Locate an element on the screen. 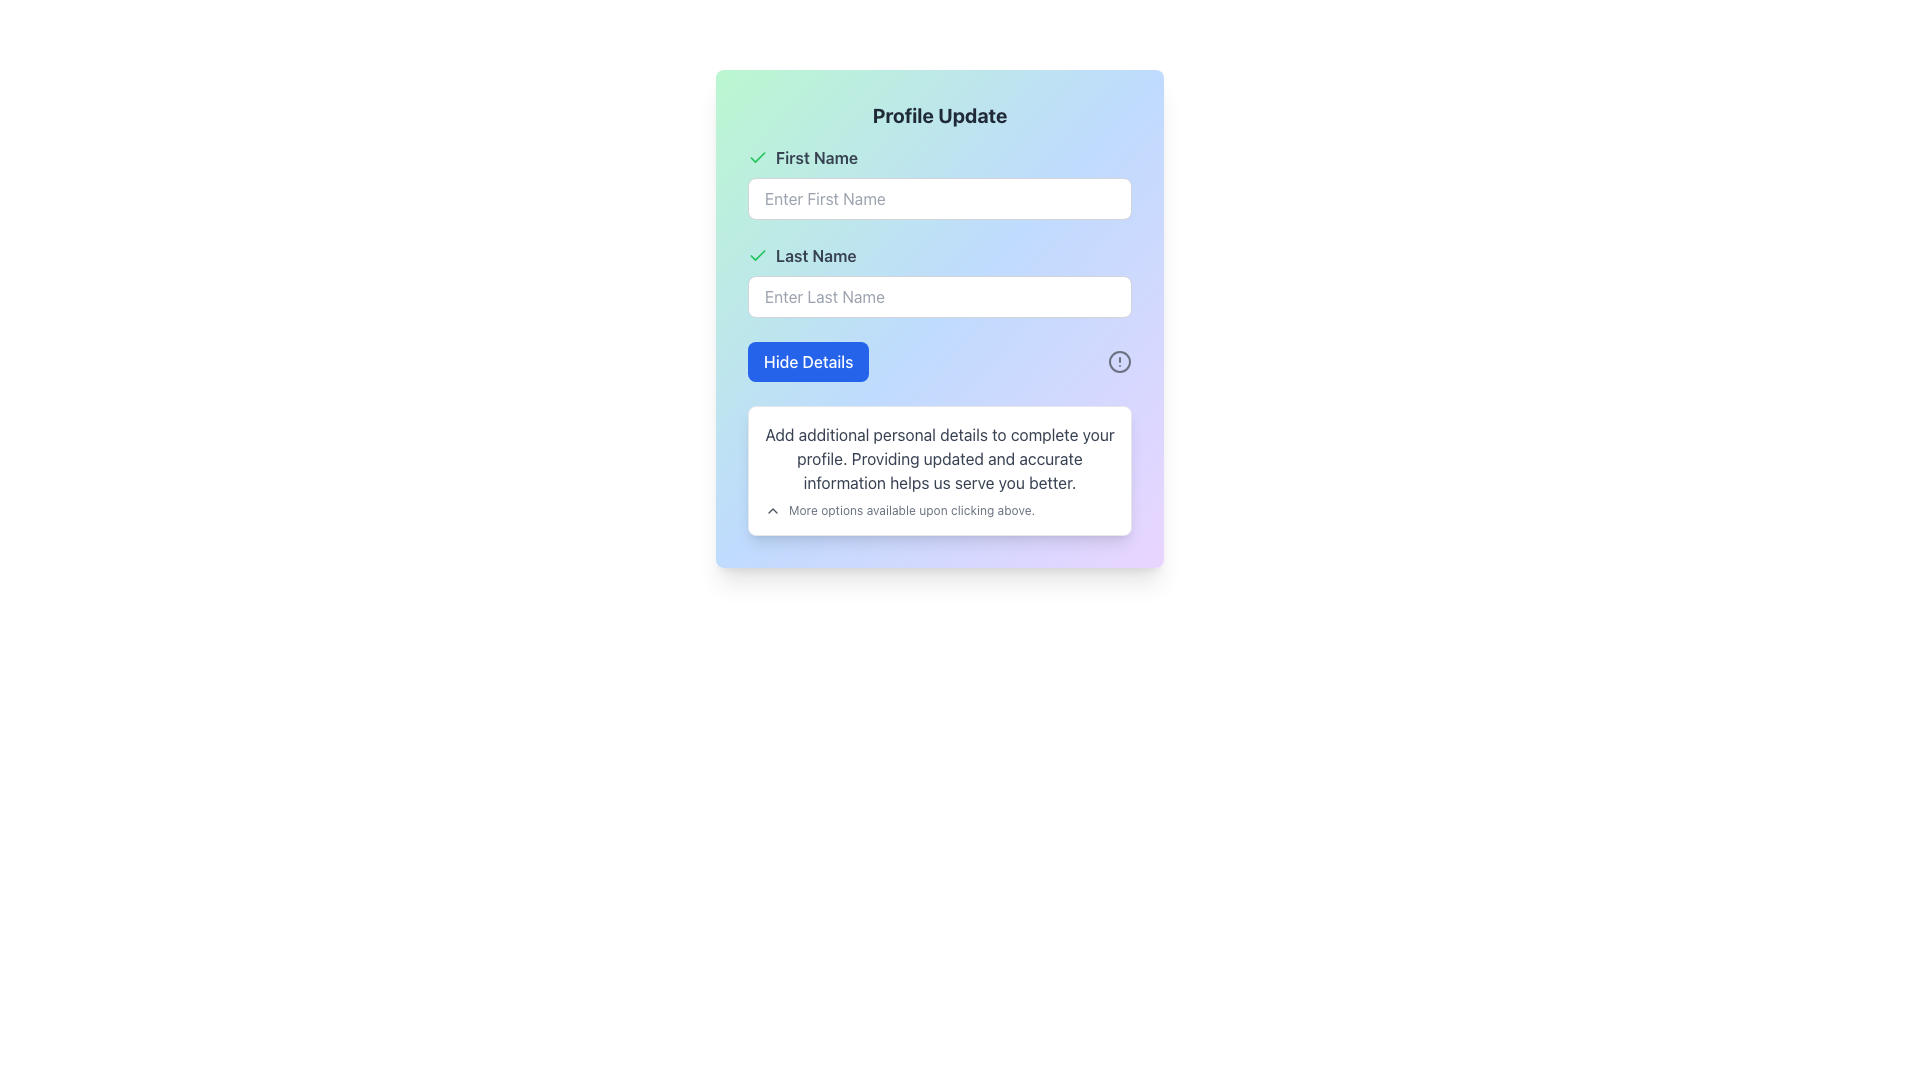 Image resolution: width=1920 pixels, height=1080 pixels. the checkmark icon styled with a green stroke located to the left of the 'Last Name' label is located at coordinates (757, 156).